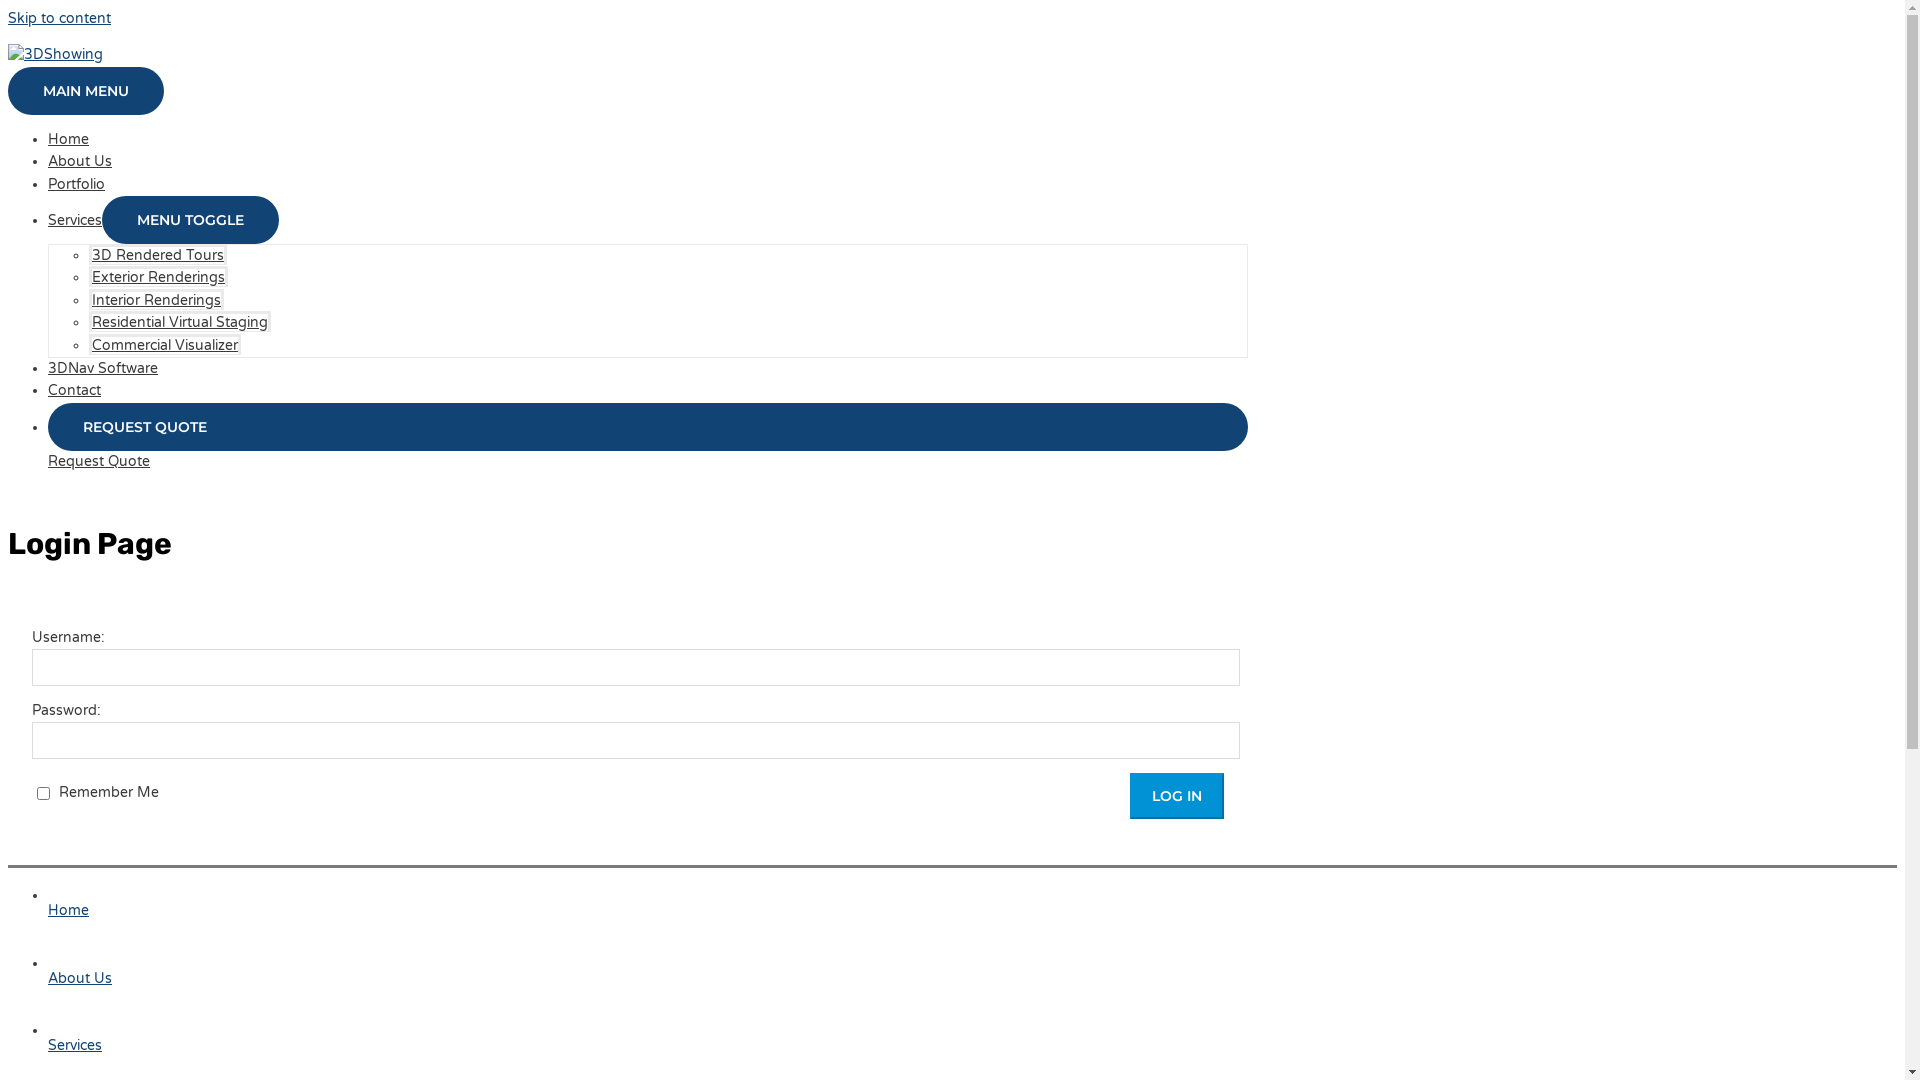  What do you see at coordinates (648, 900) in the screenshot?
I see `'Home'` at bounding box center [648, 900].